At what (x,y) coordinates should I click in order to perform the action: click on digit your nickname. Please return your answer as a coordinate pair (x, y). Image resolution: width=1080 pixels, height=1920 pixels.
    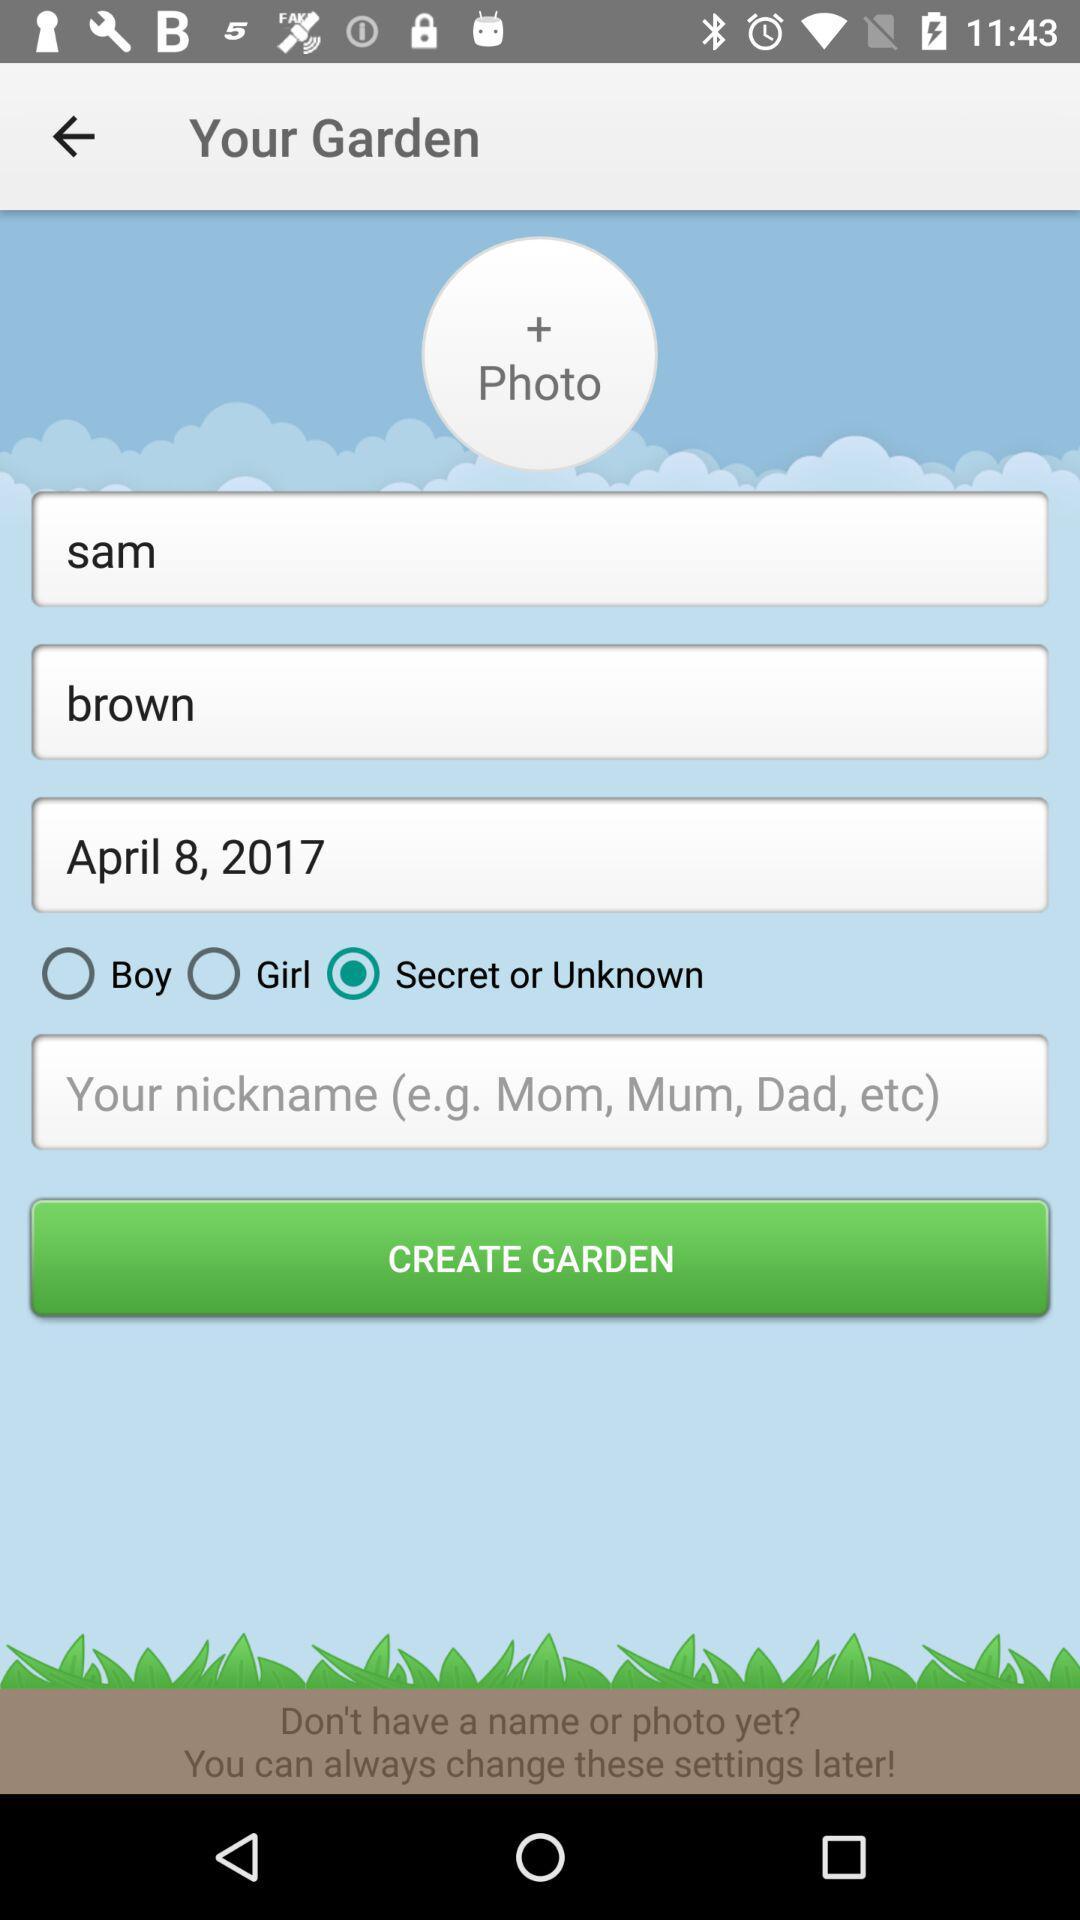
    Looking at the image, I should click on (540, 1090).